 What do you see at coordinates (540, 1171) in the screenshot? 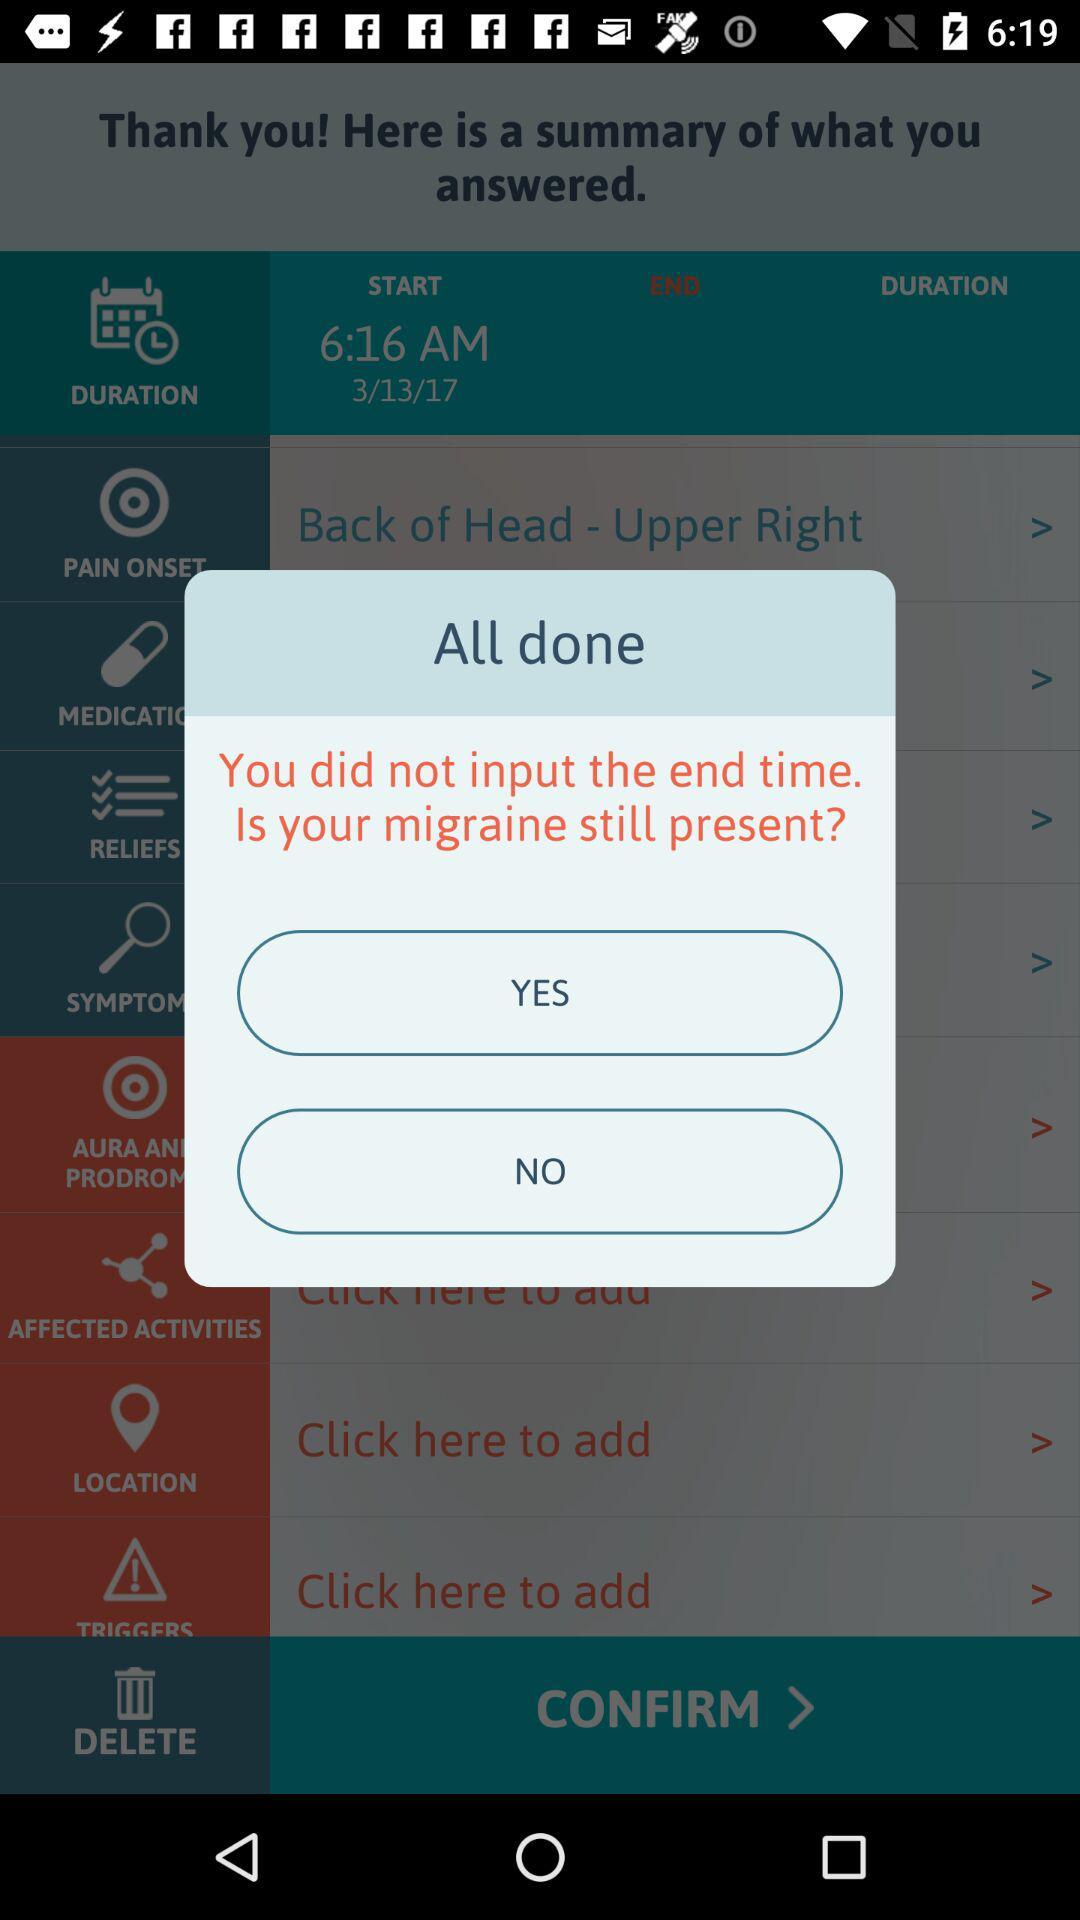
I see `no icon` at bounding box center [540, 1171].